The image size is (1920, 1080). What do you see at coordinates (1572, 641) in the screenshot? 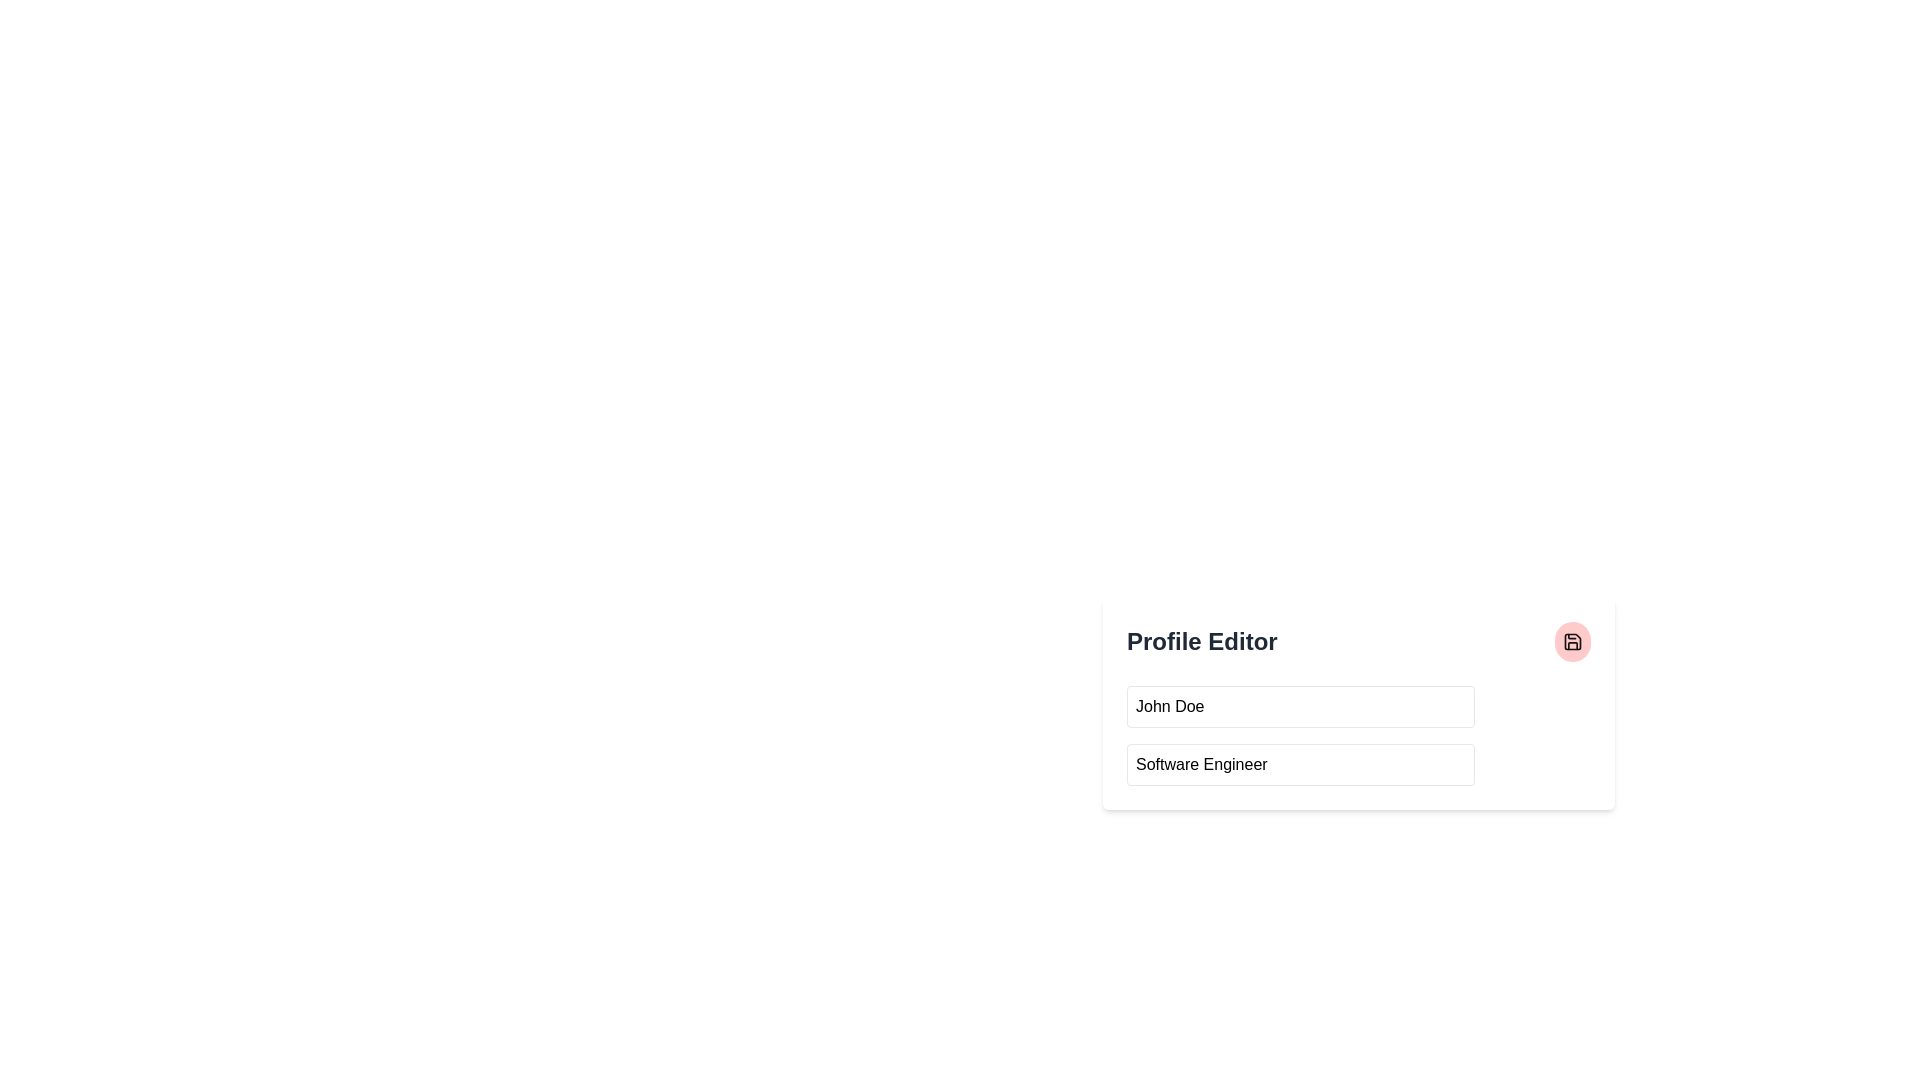
I see `the rounded red button with a save icon located to the right of the 'Profile Editor' text header` at bounding box center [1572, 641].